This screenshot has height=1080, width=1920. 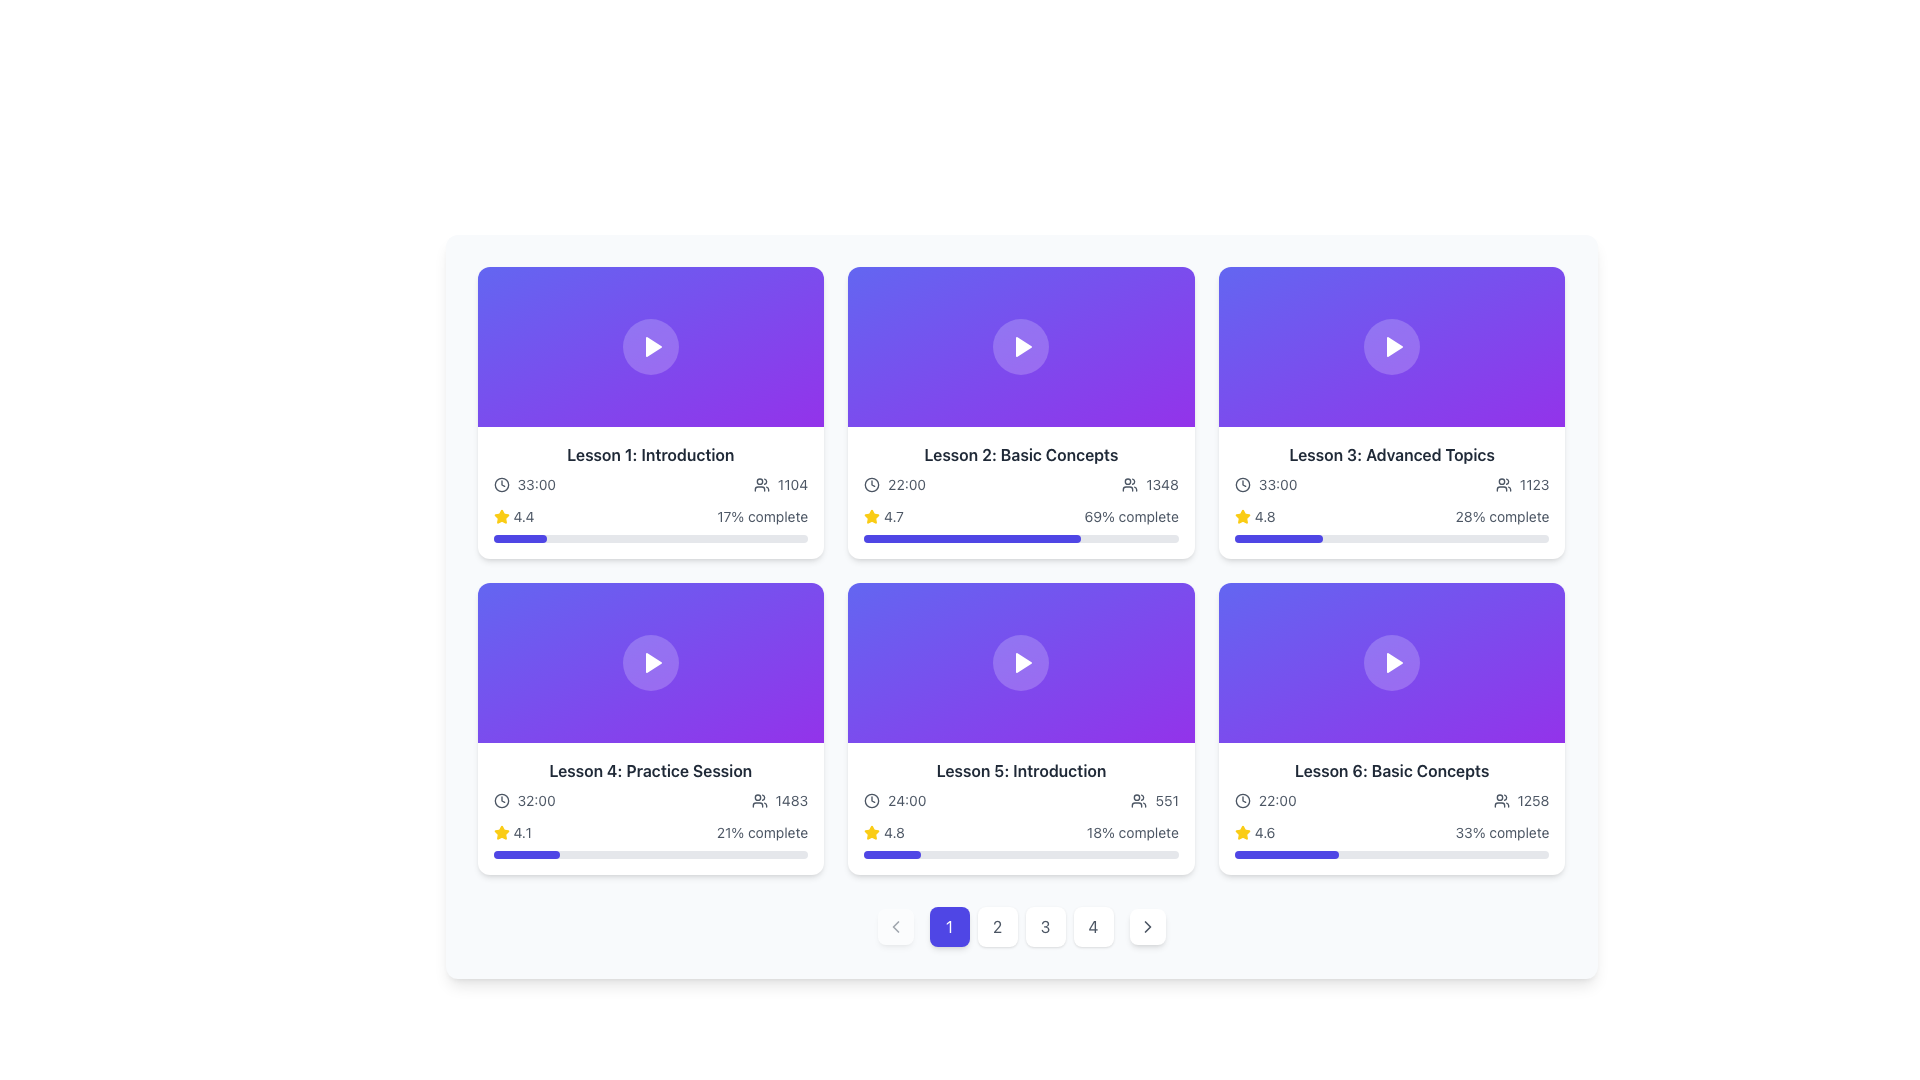 What do you see at coordinates (501, 832) in the screenshot?
I see `the bright yellow star-shaped icon located in the bottom-left corner of the card labeled 'Lesson 4: Practice Session' to rate or view rating details` at bounding box center [501, 832].